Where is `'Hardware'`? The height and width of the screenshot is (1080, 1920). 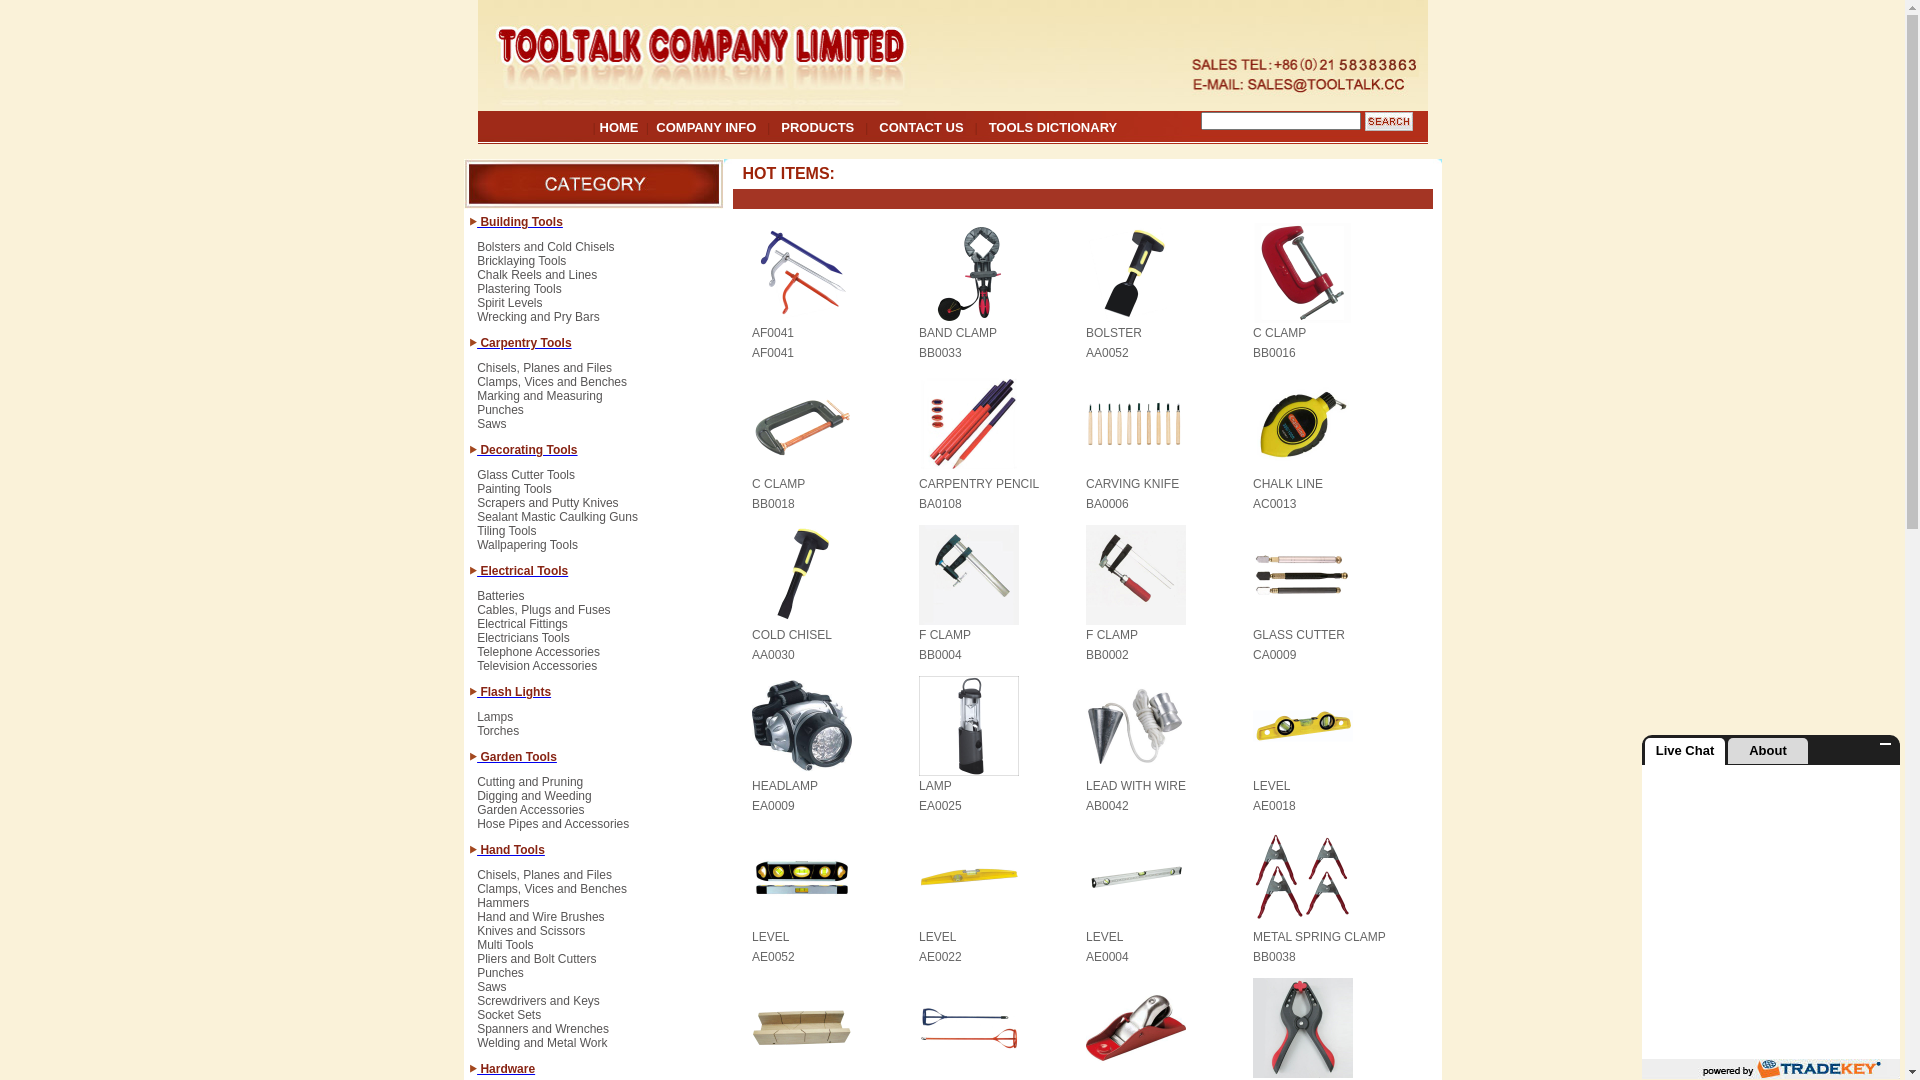
'Hardware' is located at coordinates (505, 1067).